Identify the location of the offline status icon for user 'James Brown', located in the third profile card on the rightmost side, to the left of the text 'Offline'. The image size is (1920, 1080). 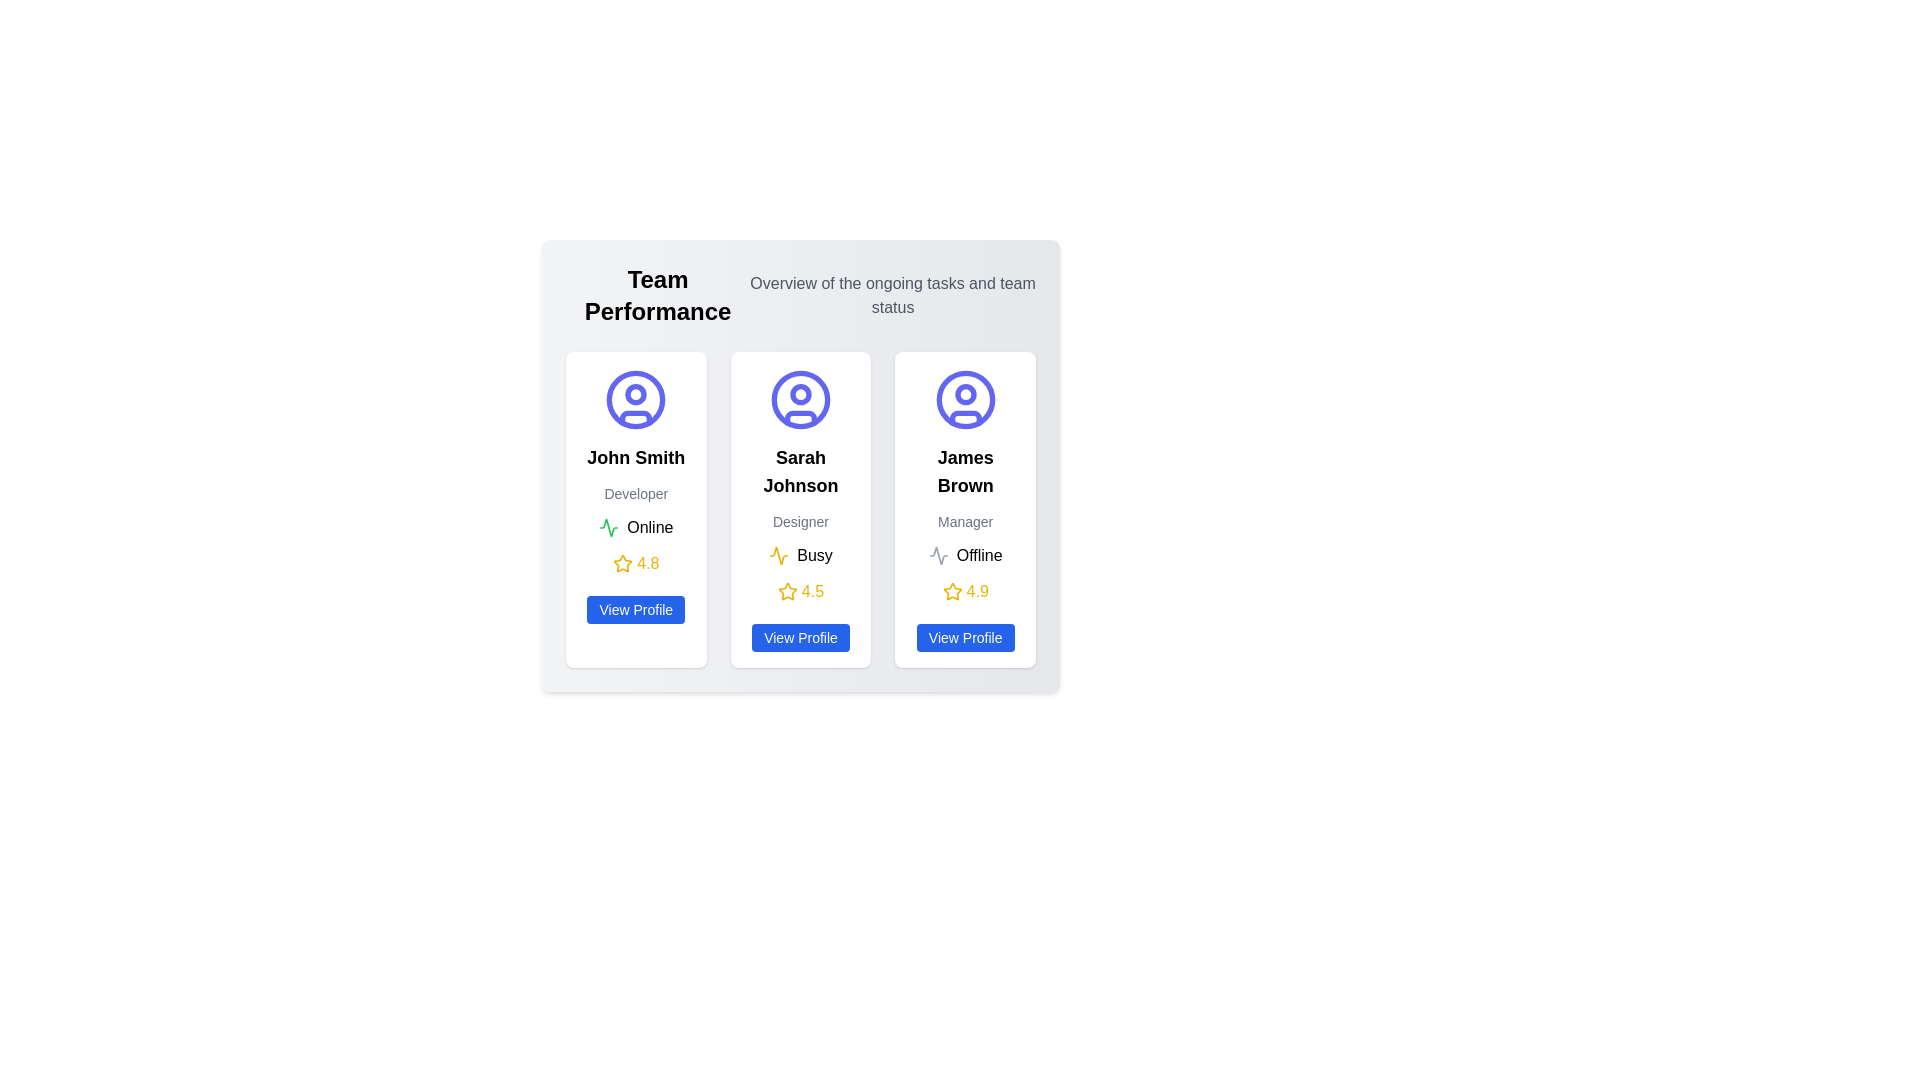
(937, 555).